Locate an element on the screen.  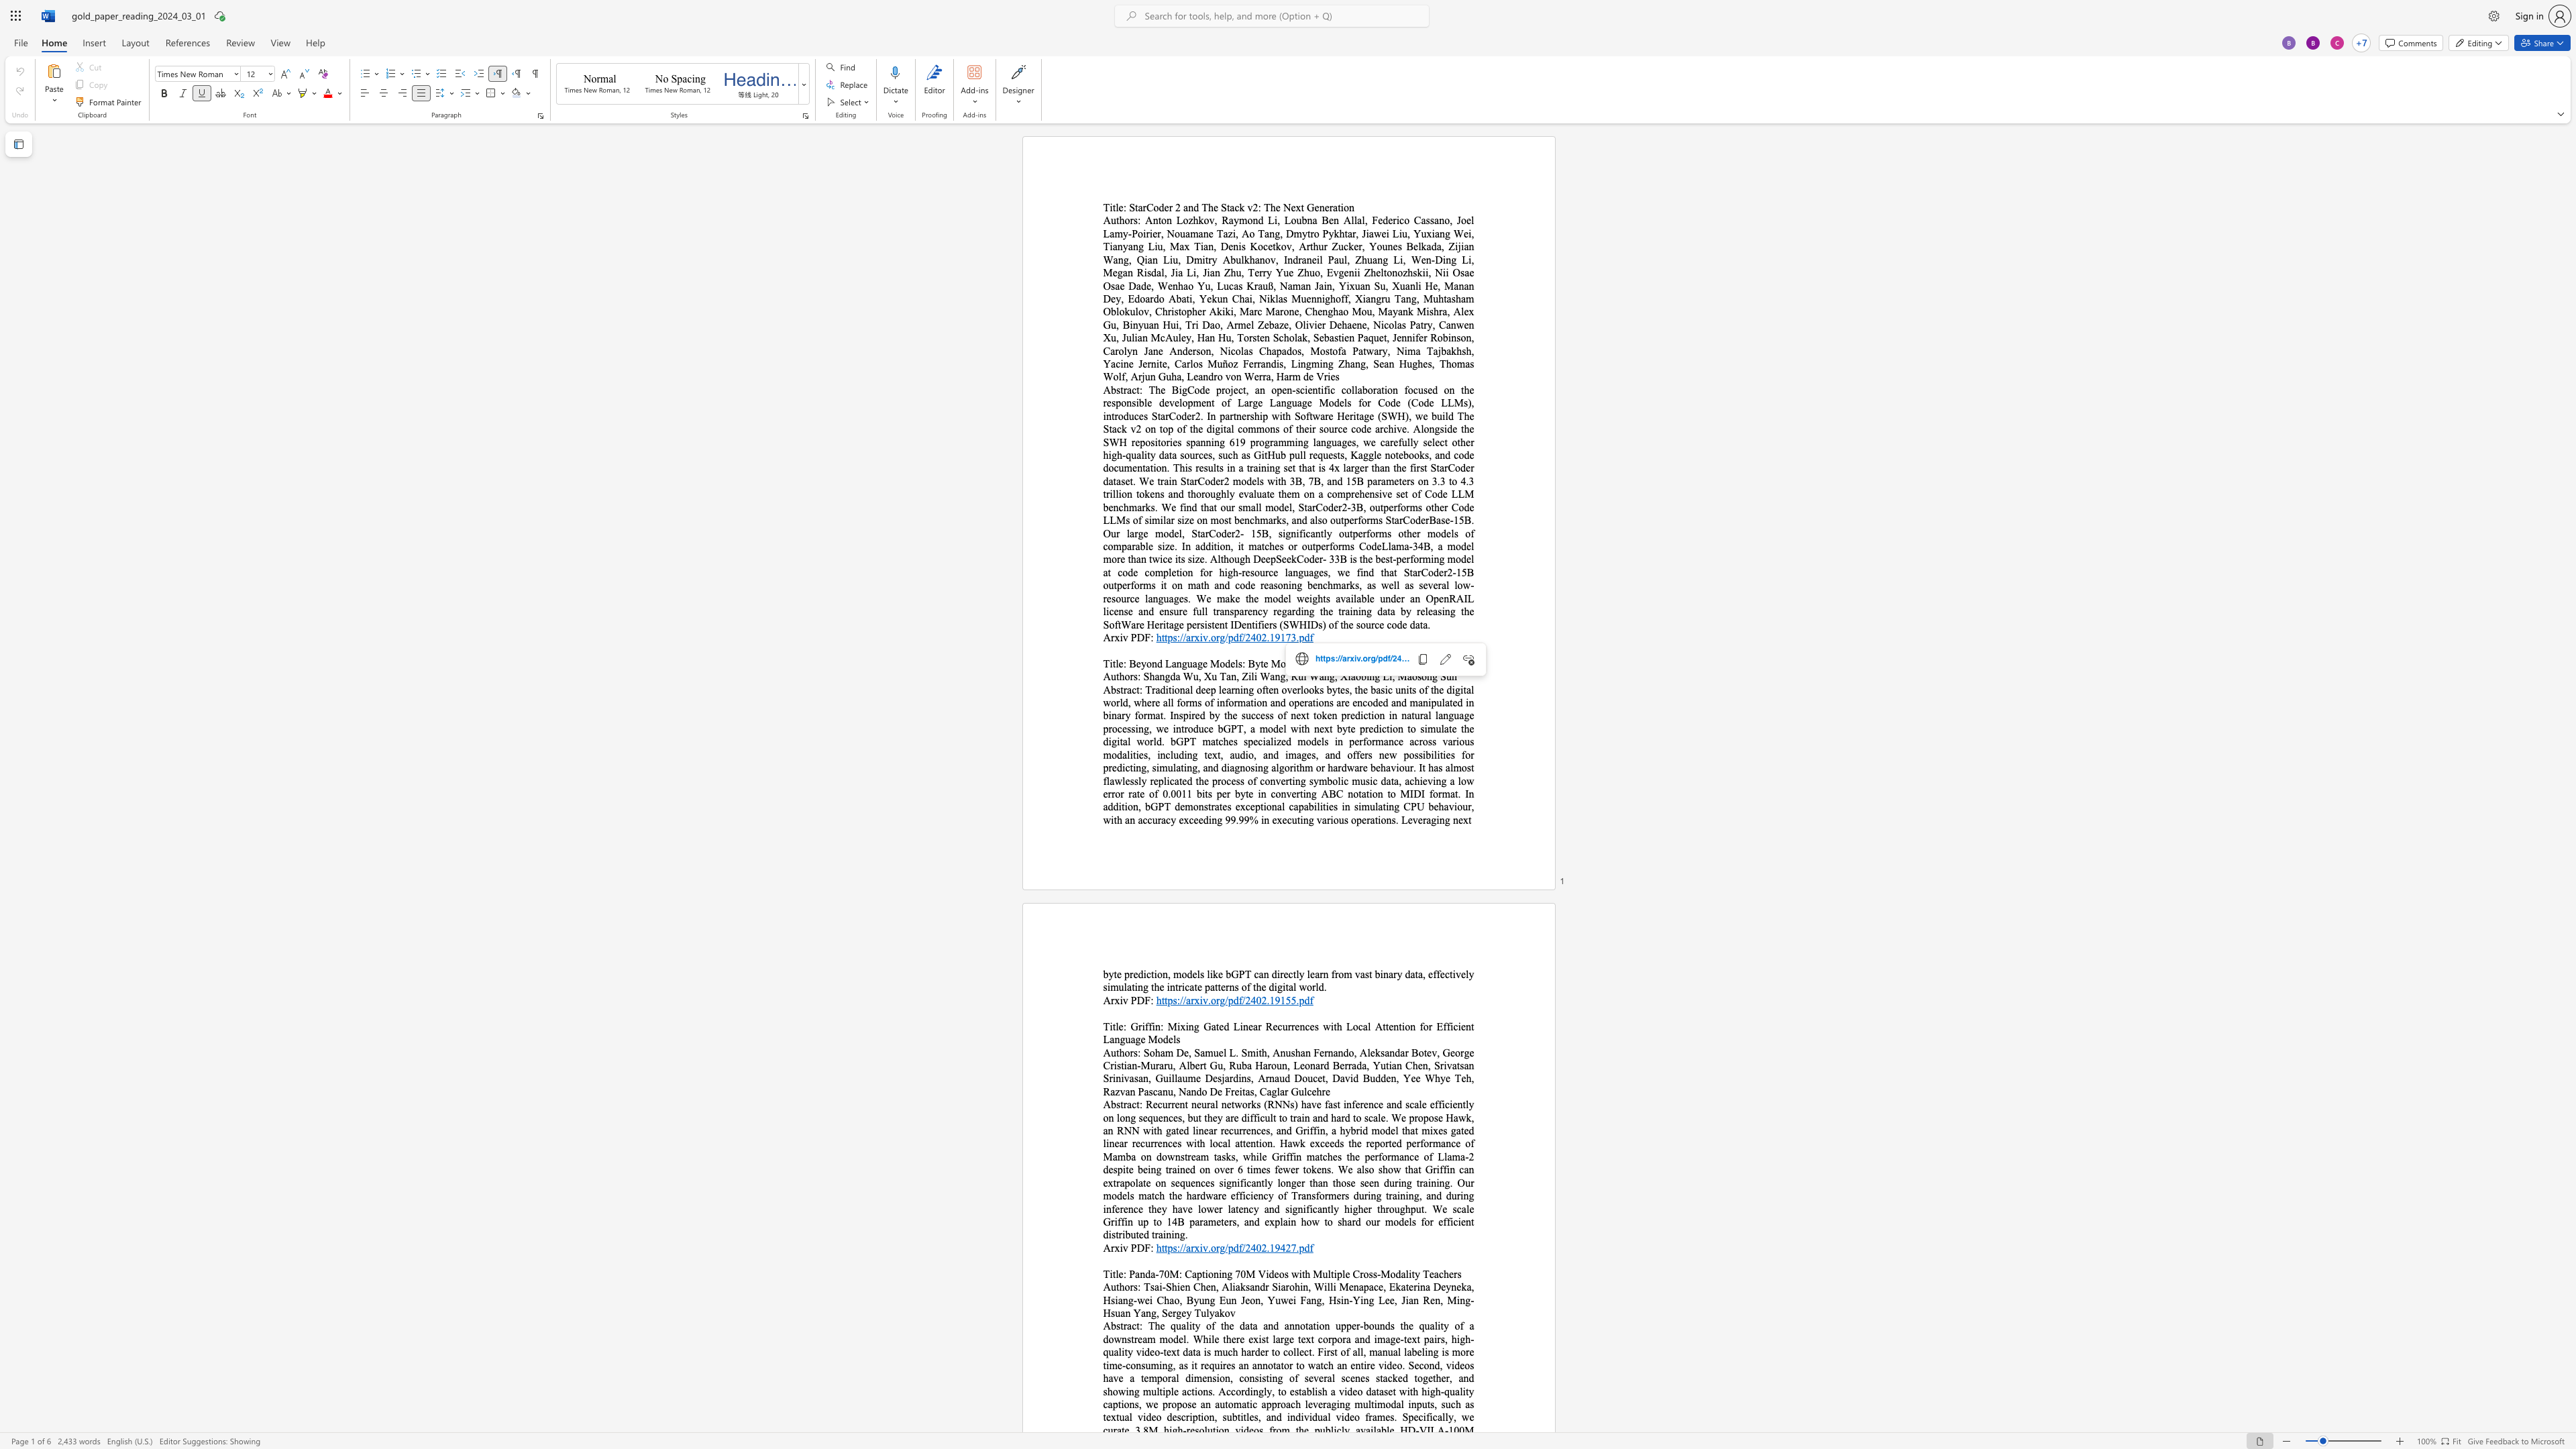
the space between the continuous character "i" and "a" in the text is located at coordinates (1350, 676).